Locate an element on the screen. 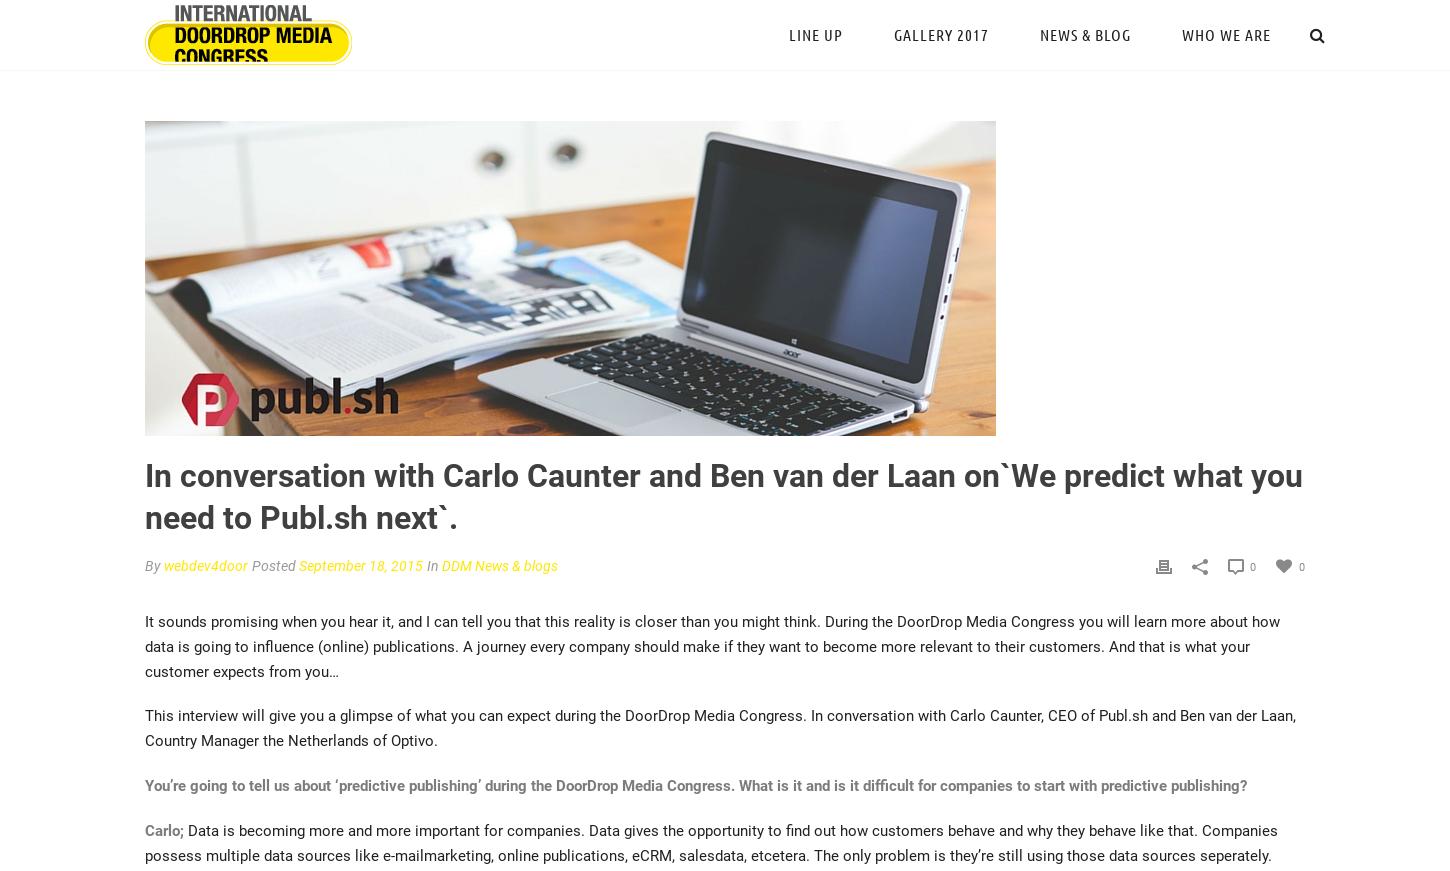 The width and height of the screenshot is (1450, 871). 'Posted' is located at coordinates (275, 565).